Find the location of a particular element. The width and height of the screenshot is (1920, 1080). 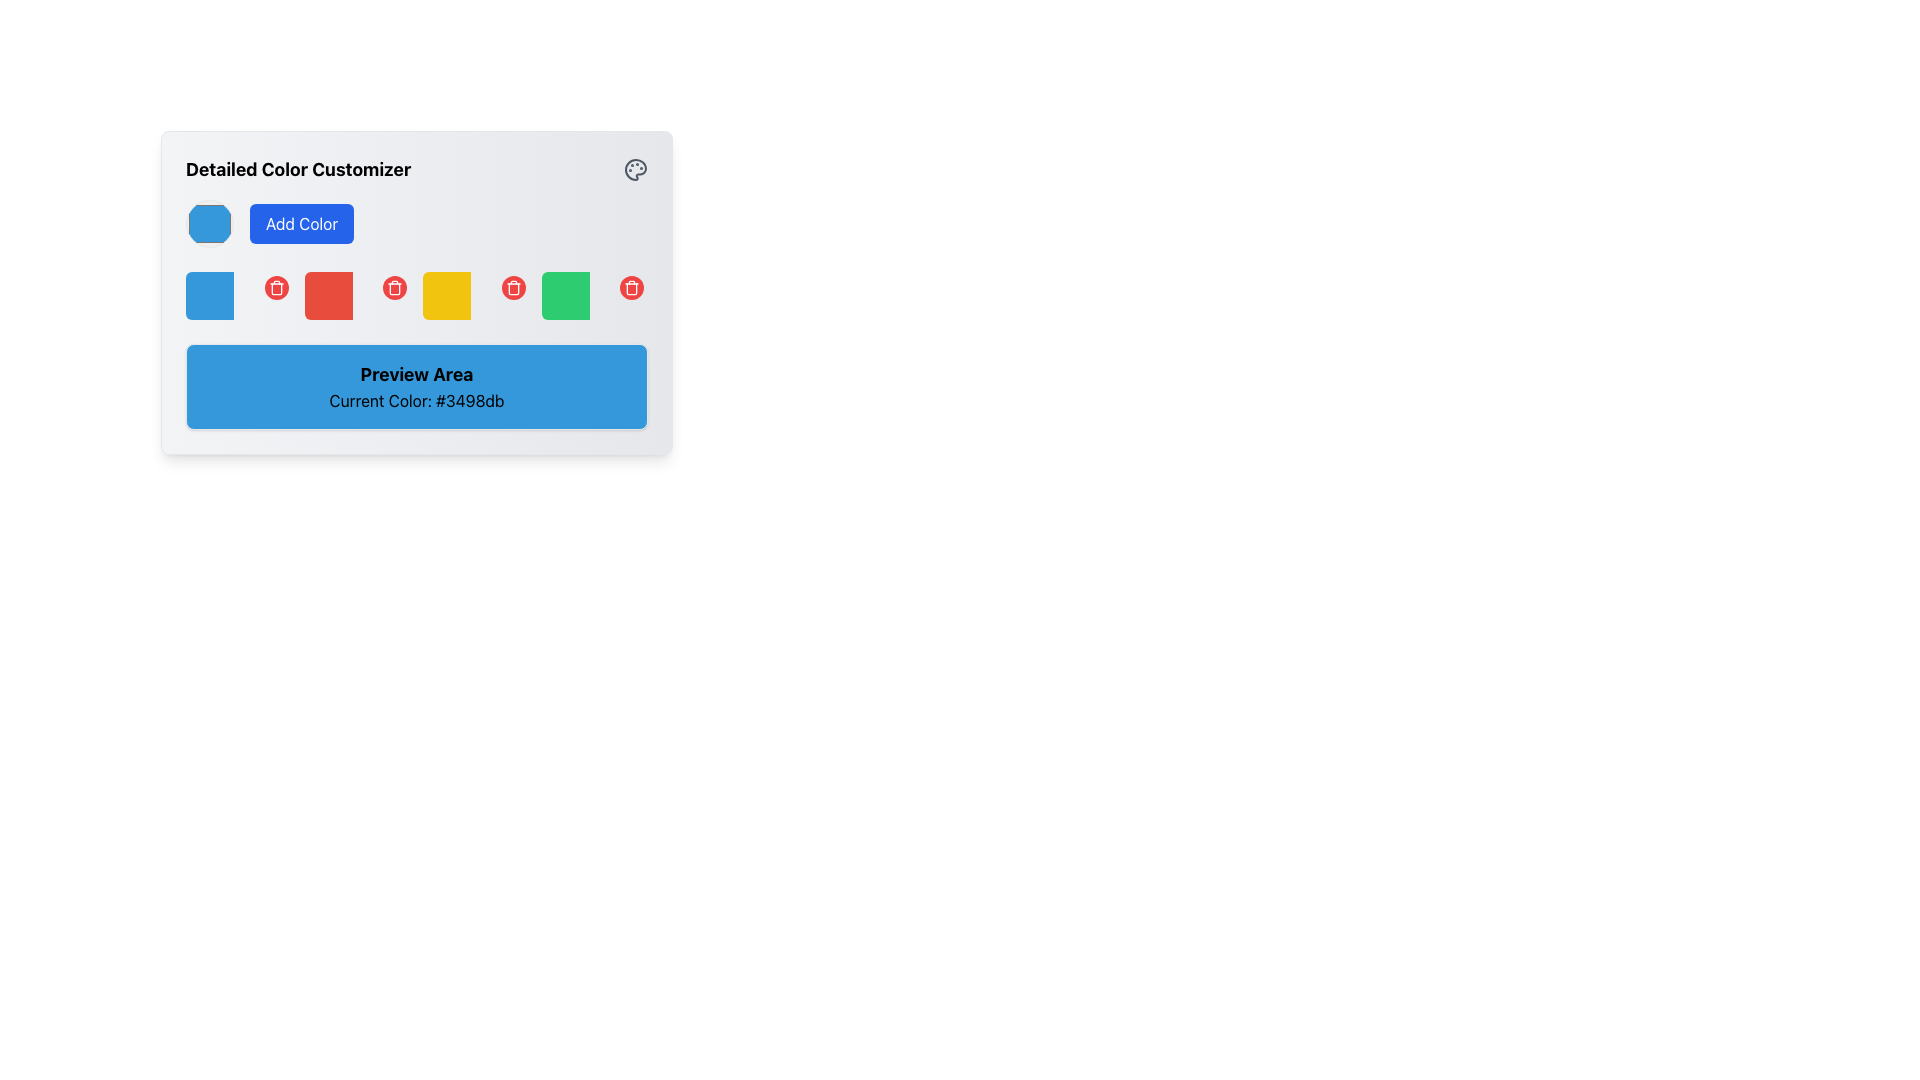

the Composite Element (Color Display Area with Button) is located at coordinates (593, 296).